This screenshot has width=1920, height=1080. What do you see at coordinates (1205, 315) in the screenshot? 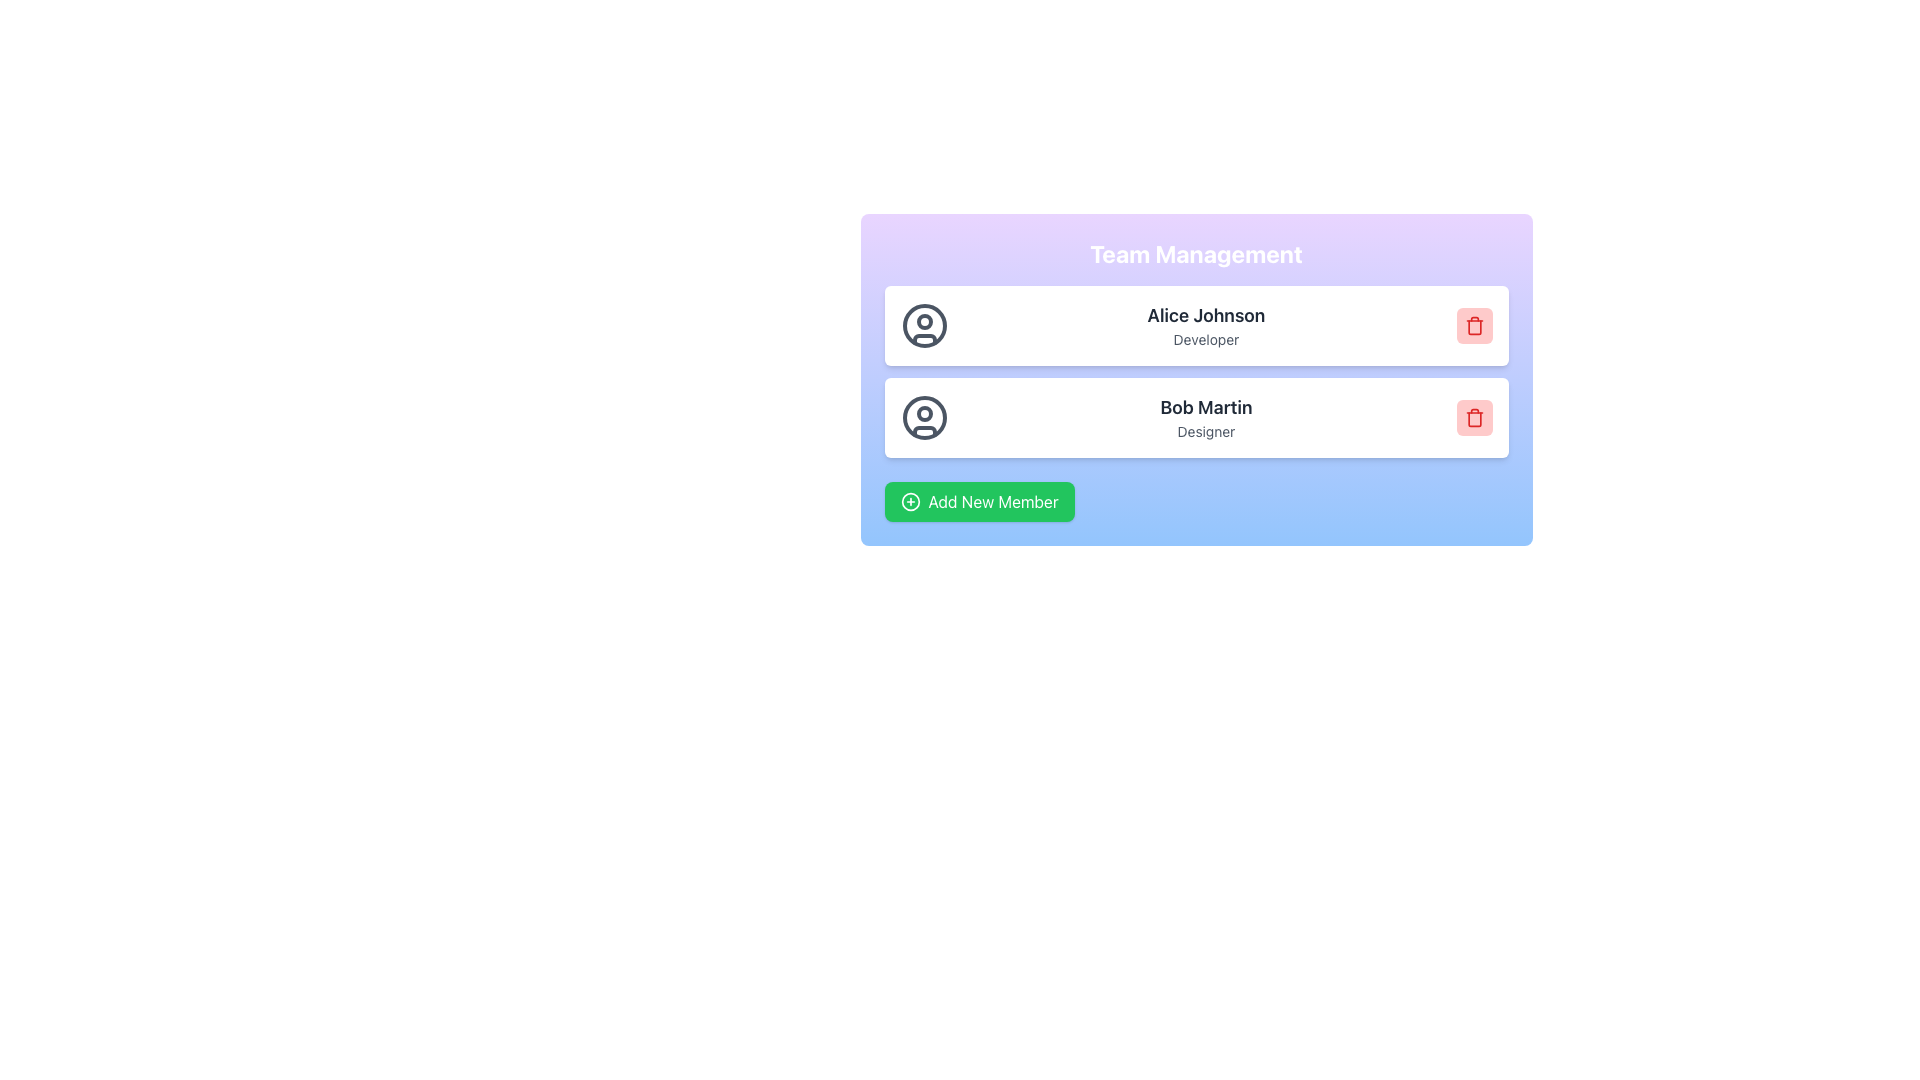
I see `the text label displaying 'Alice Johnson', which is located at the top of the user's profile card in the Team Management section` at bounding box center [1205, 315].